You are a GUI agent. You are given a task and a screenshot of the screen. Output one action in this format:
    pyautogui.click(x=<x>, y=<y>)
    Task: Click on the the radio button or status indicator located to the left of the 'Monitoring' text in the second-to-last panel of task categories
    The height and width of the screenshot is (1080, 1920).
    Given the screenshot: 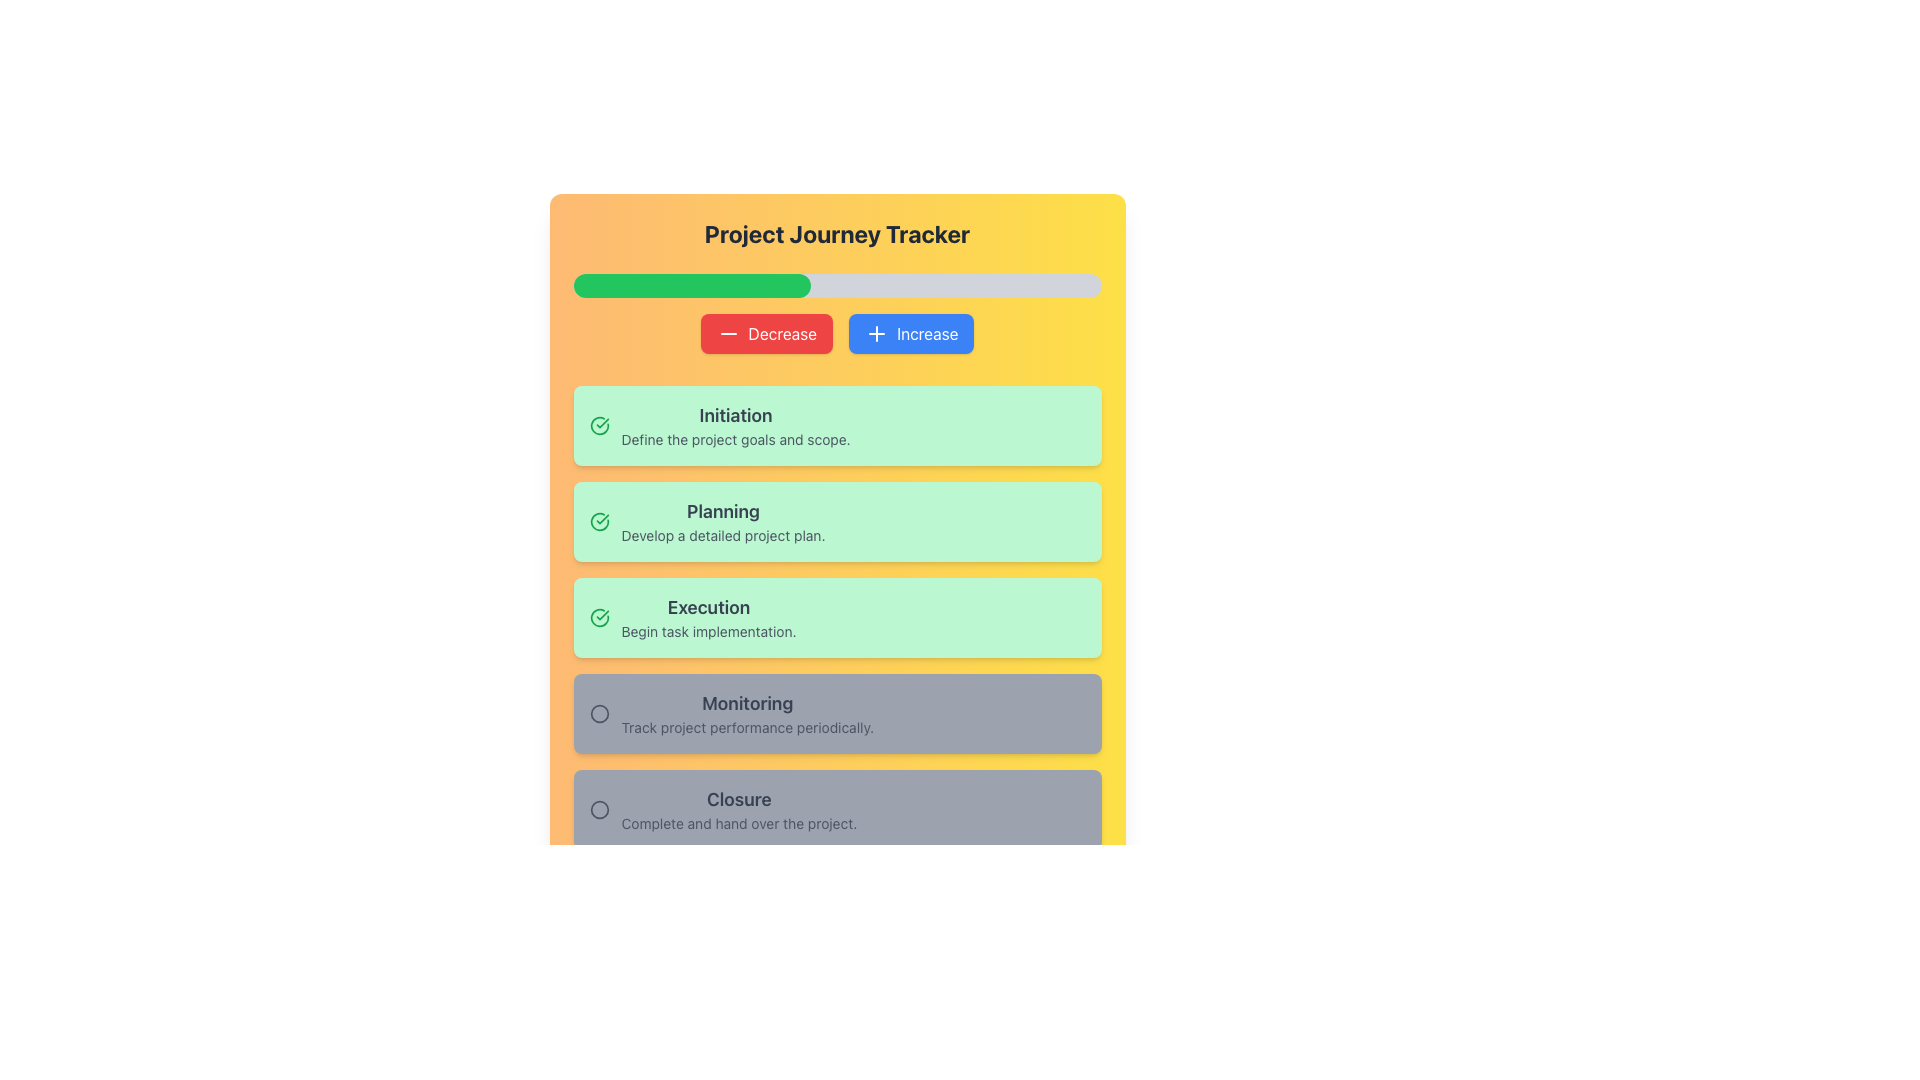 What is the action you would take?
    pyautogui.click(x=598, y=712)
    